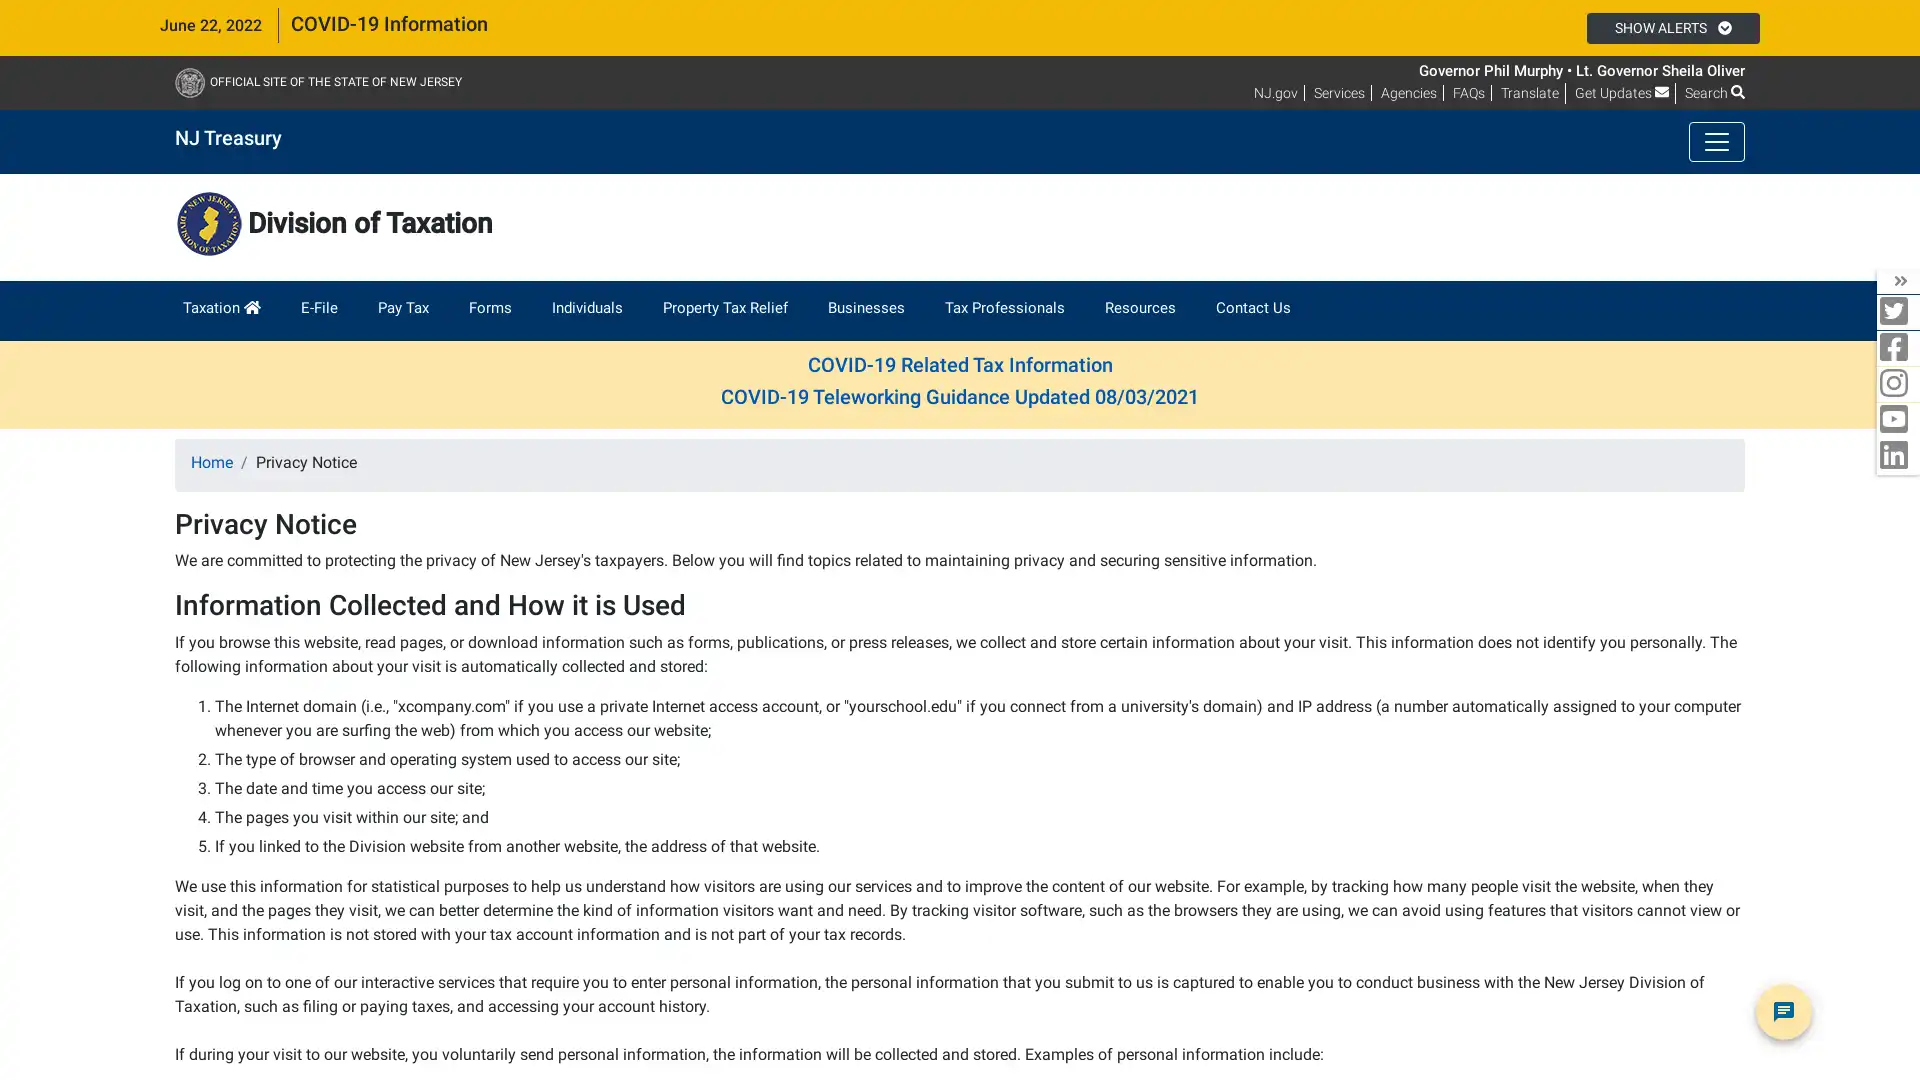 This screenshot has width=1920, height=1080. What do you see at coordinates (1672, 27) in the screenshot?
I see `SHOW ALERTS` at bounding box center [1672, 27].